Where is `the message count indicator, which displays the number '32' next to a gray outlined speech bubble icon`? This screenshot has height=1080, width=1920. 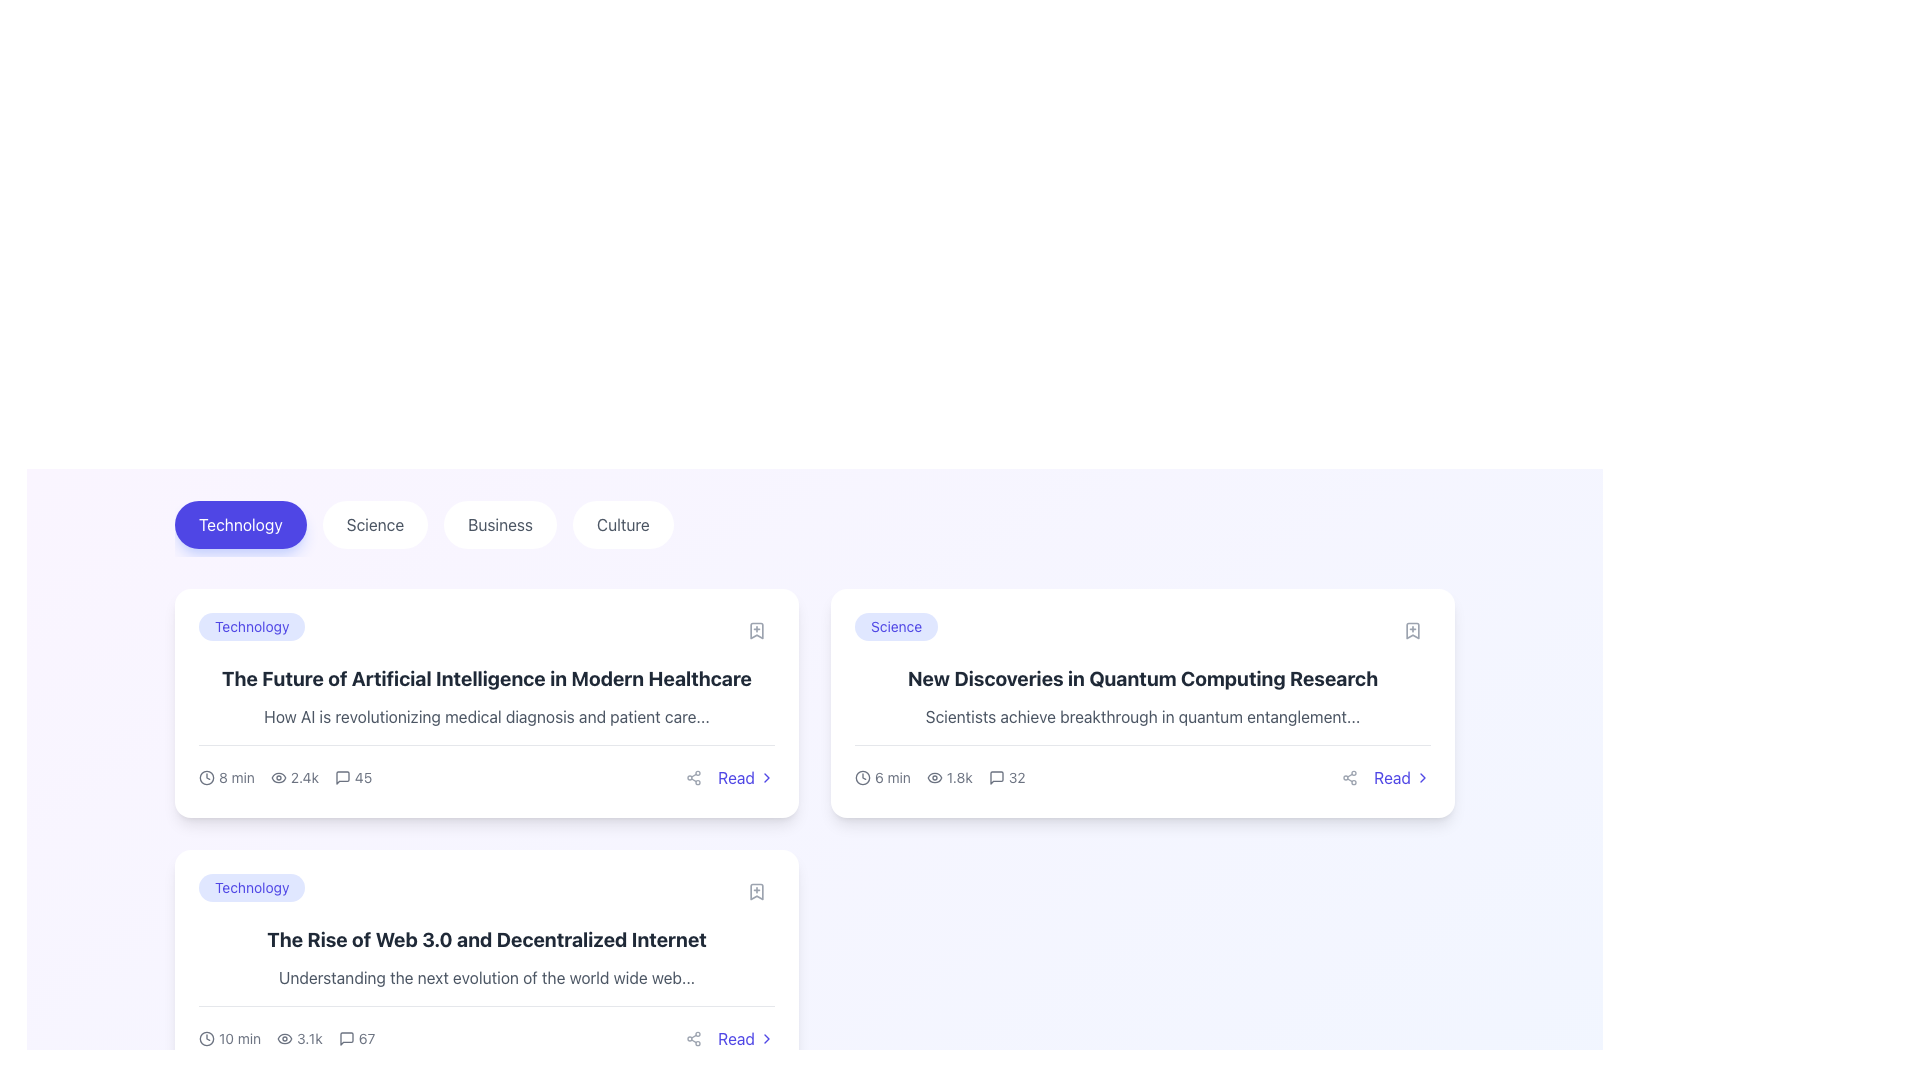 the message count indicator, which displays the number '32' next to a gray outlined speech bubble icon is located at coordinates (1007, 777).